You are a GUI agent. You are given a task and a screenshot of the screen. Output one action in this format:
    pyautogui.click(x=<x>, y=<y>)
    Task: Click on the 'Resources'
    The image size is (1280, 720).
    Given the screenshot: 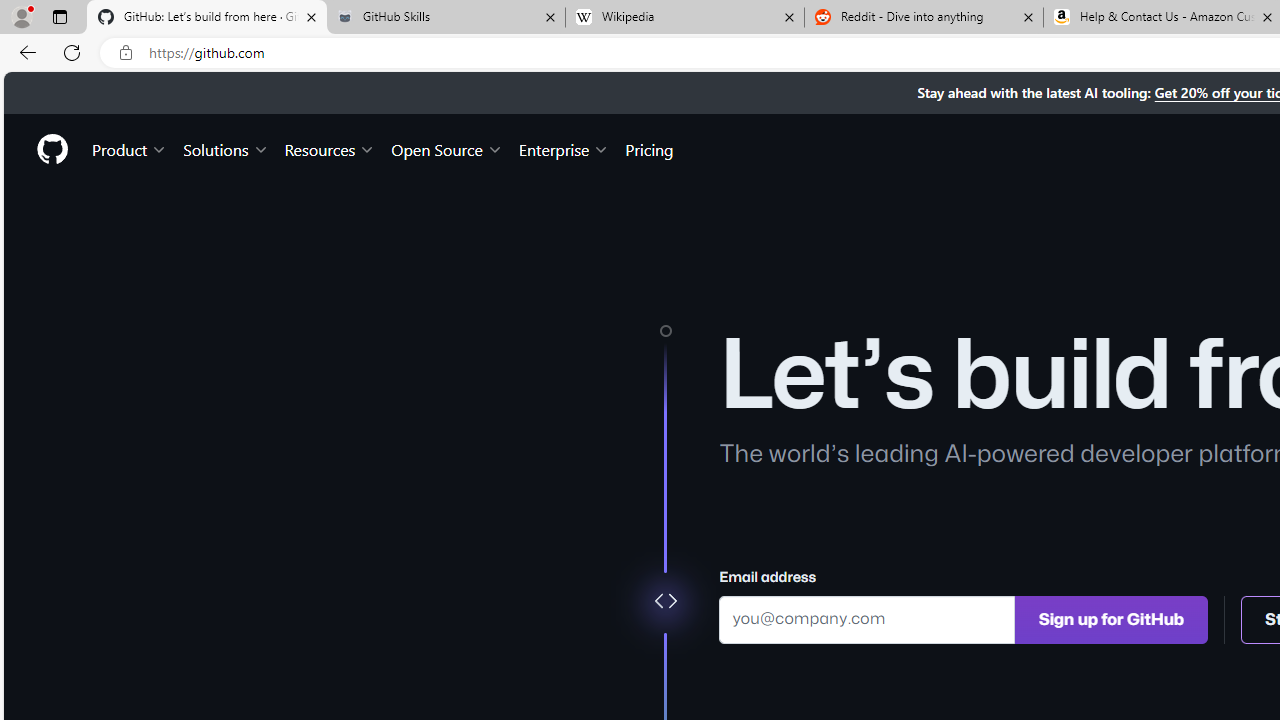 What is the action you would take?
    pyautogui.click(x=330, y=148)
    